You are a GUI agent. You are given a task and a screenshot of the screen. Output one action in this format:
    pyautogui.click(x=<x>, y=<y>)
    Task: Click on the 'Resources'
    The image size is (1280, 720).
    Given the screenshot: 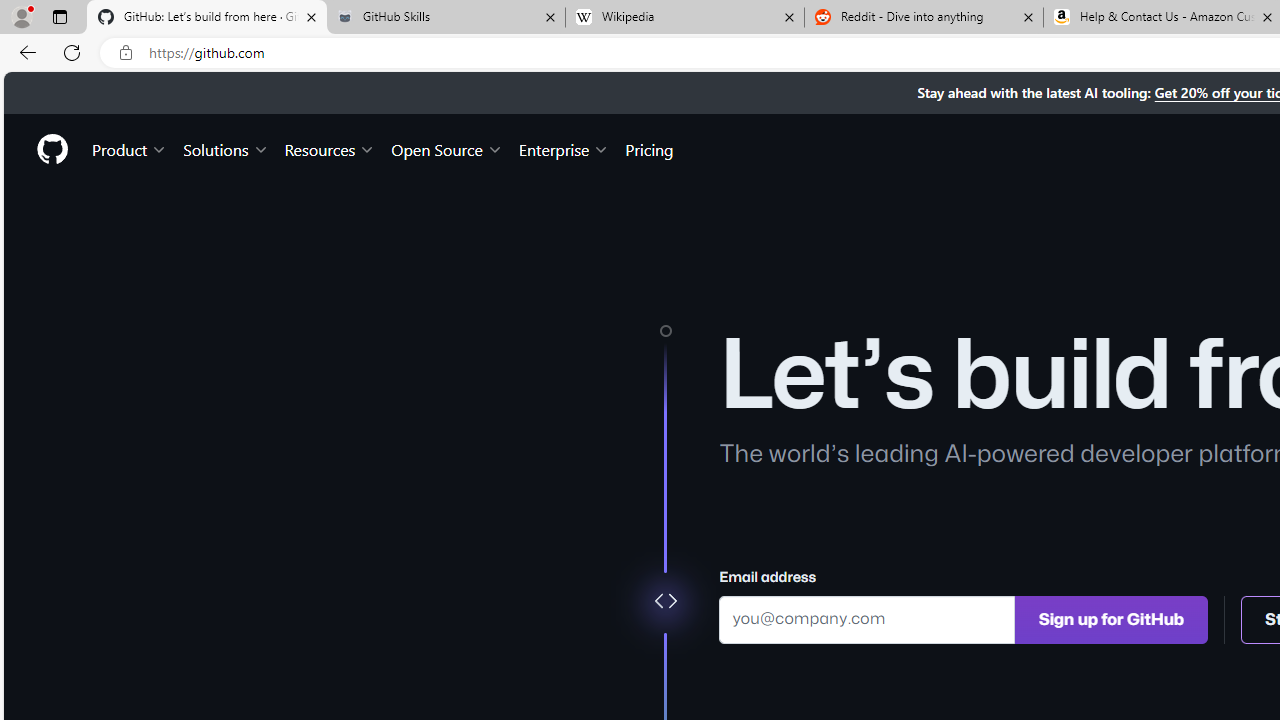 What is the action you would take?
    pyautogui.click(x=330, y=148)
    